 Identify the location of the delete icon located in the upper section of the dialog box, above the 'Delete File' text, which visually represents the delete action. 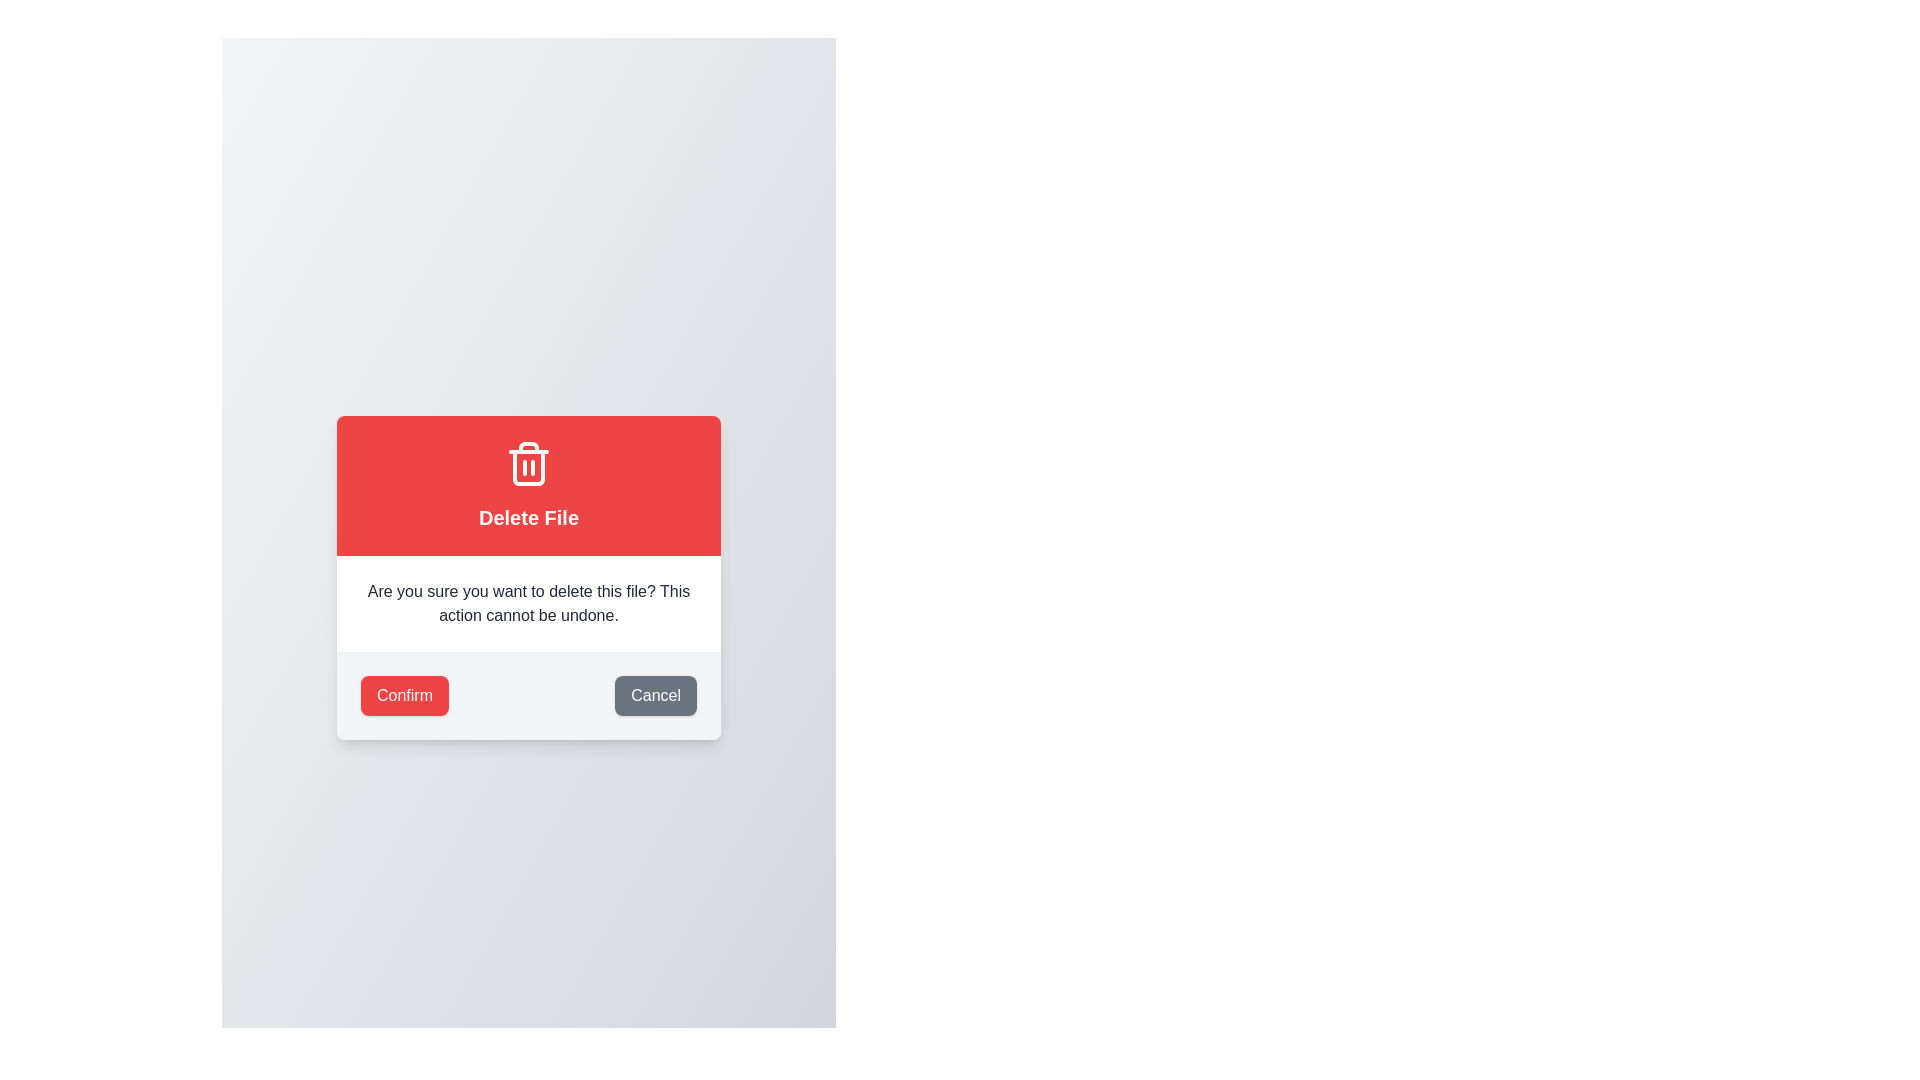
(528, 463).